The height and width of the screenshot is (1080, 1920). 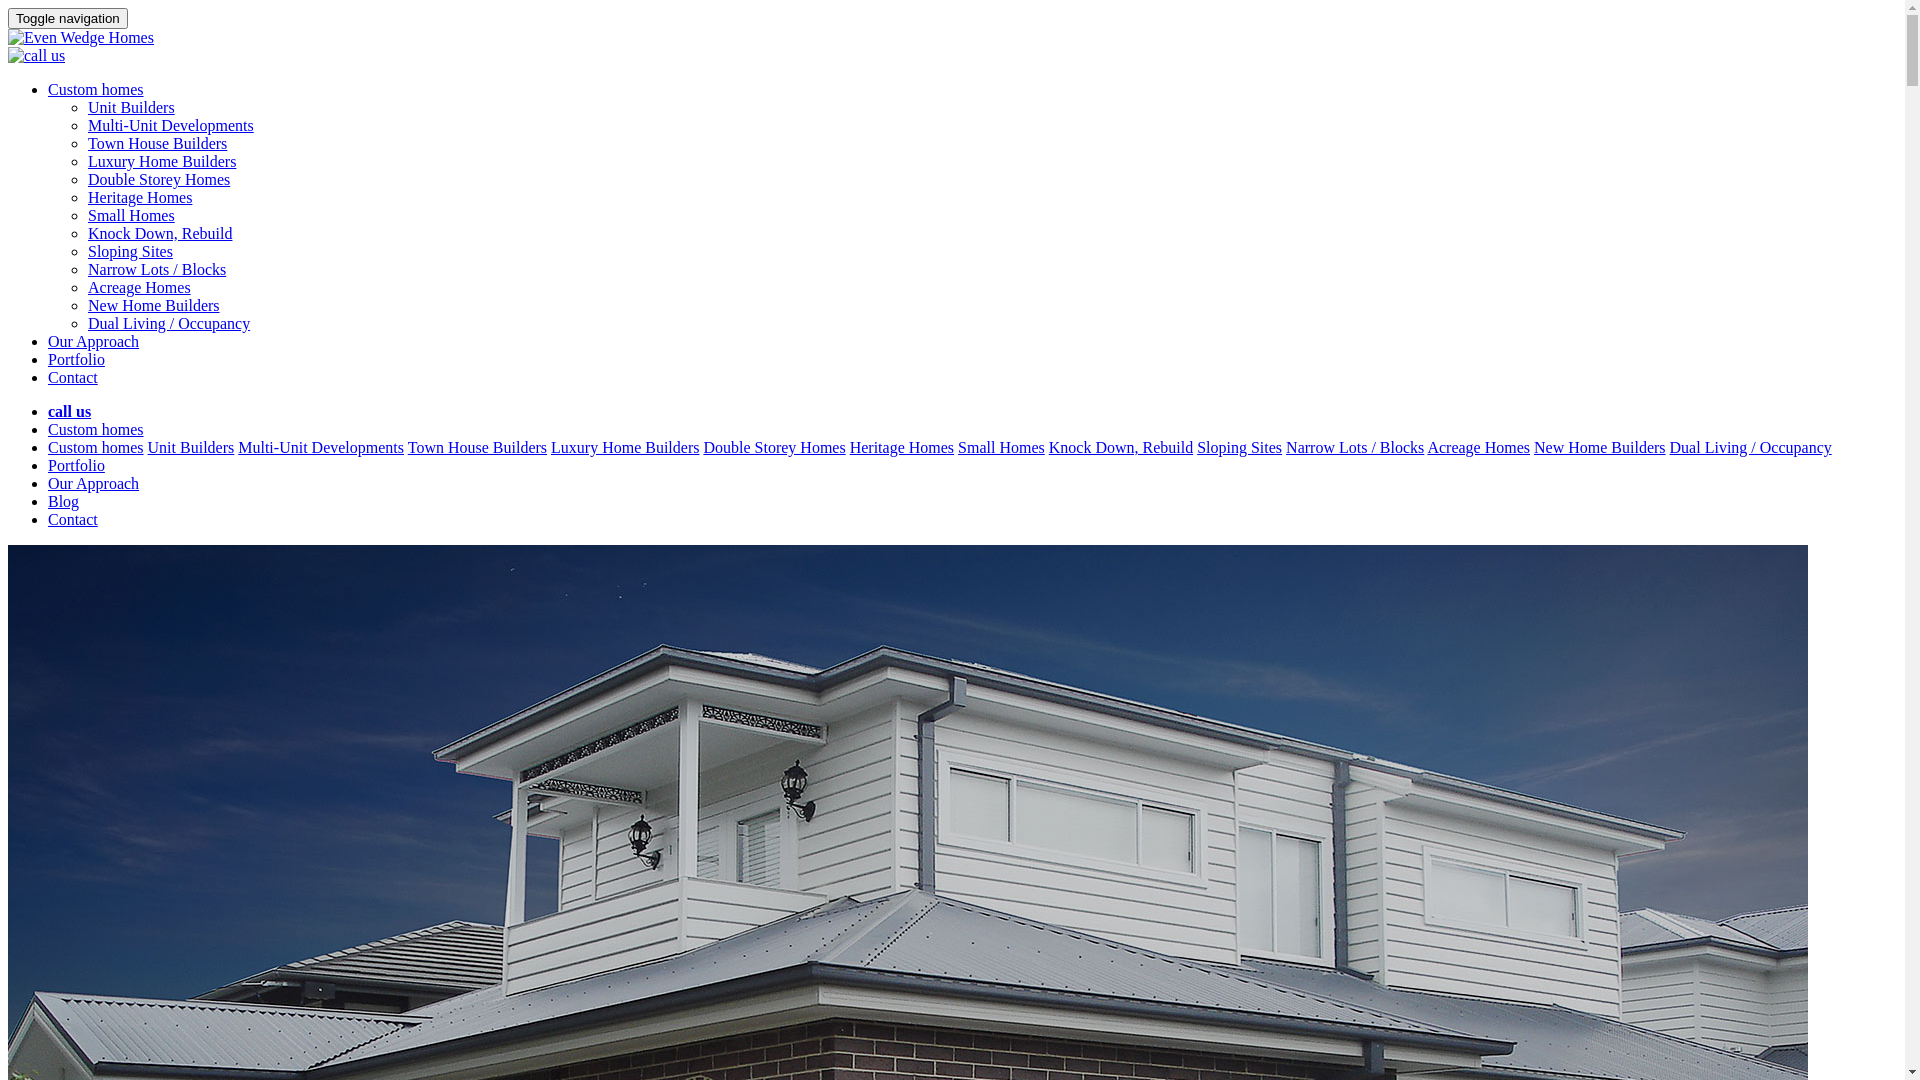 I want to click on 'Luxury Home Builders', so click(x=623, y=446).